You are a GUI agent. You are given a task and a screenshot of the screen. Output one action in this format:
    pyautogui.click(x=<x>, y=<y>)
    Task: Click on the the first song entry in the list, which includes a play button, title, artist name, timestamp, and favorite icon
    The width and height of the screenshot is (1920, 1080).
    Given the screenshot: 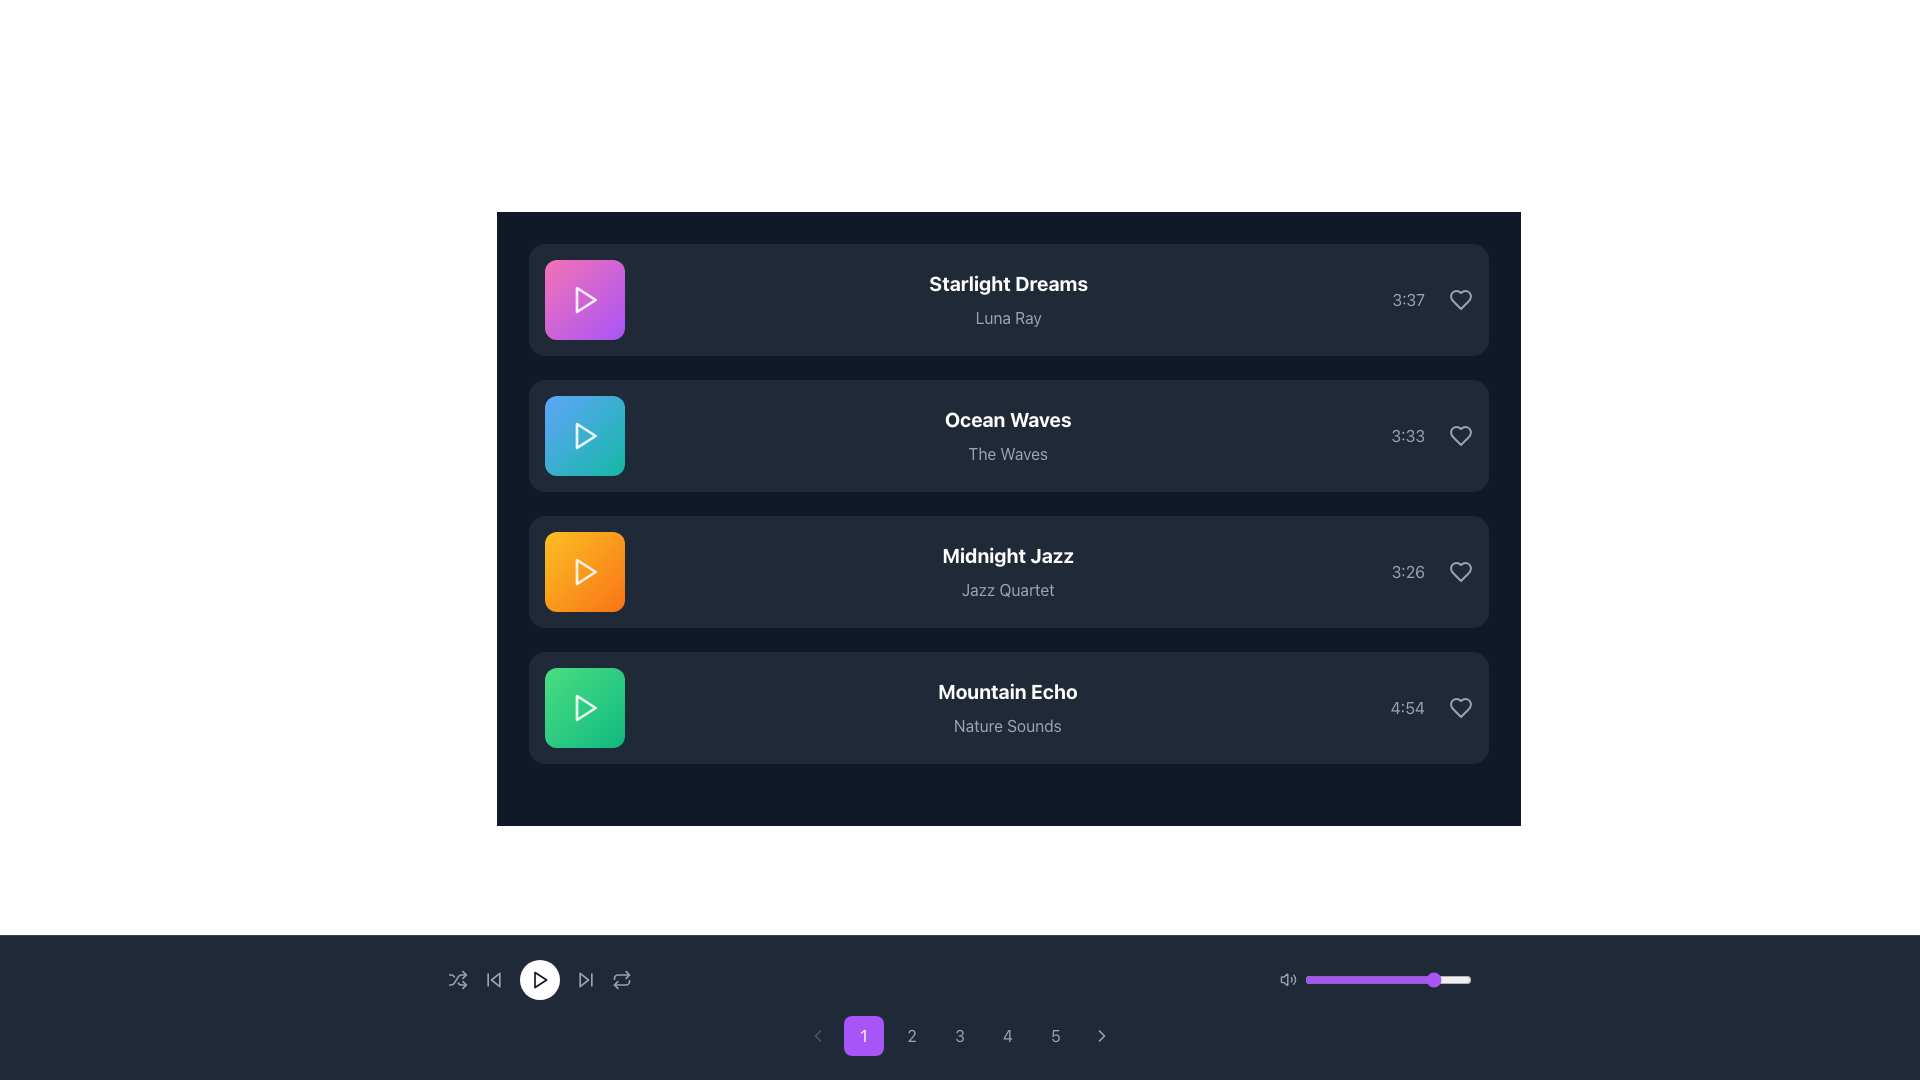 What is the action you would take?
    pyautogui.click(x=1008, y=300)
    